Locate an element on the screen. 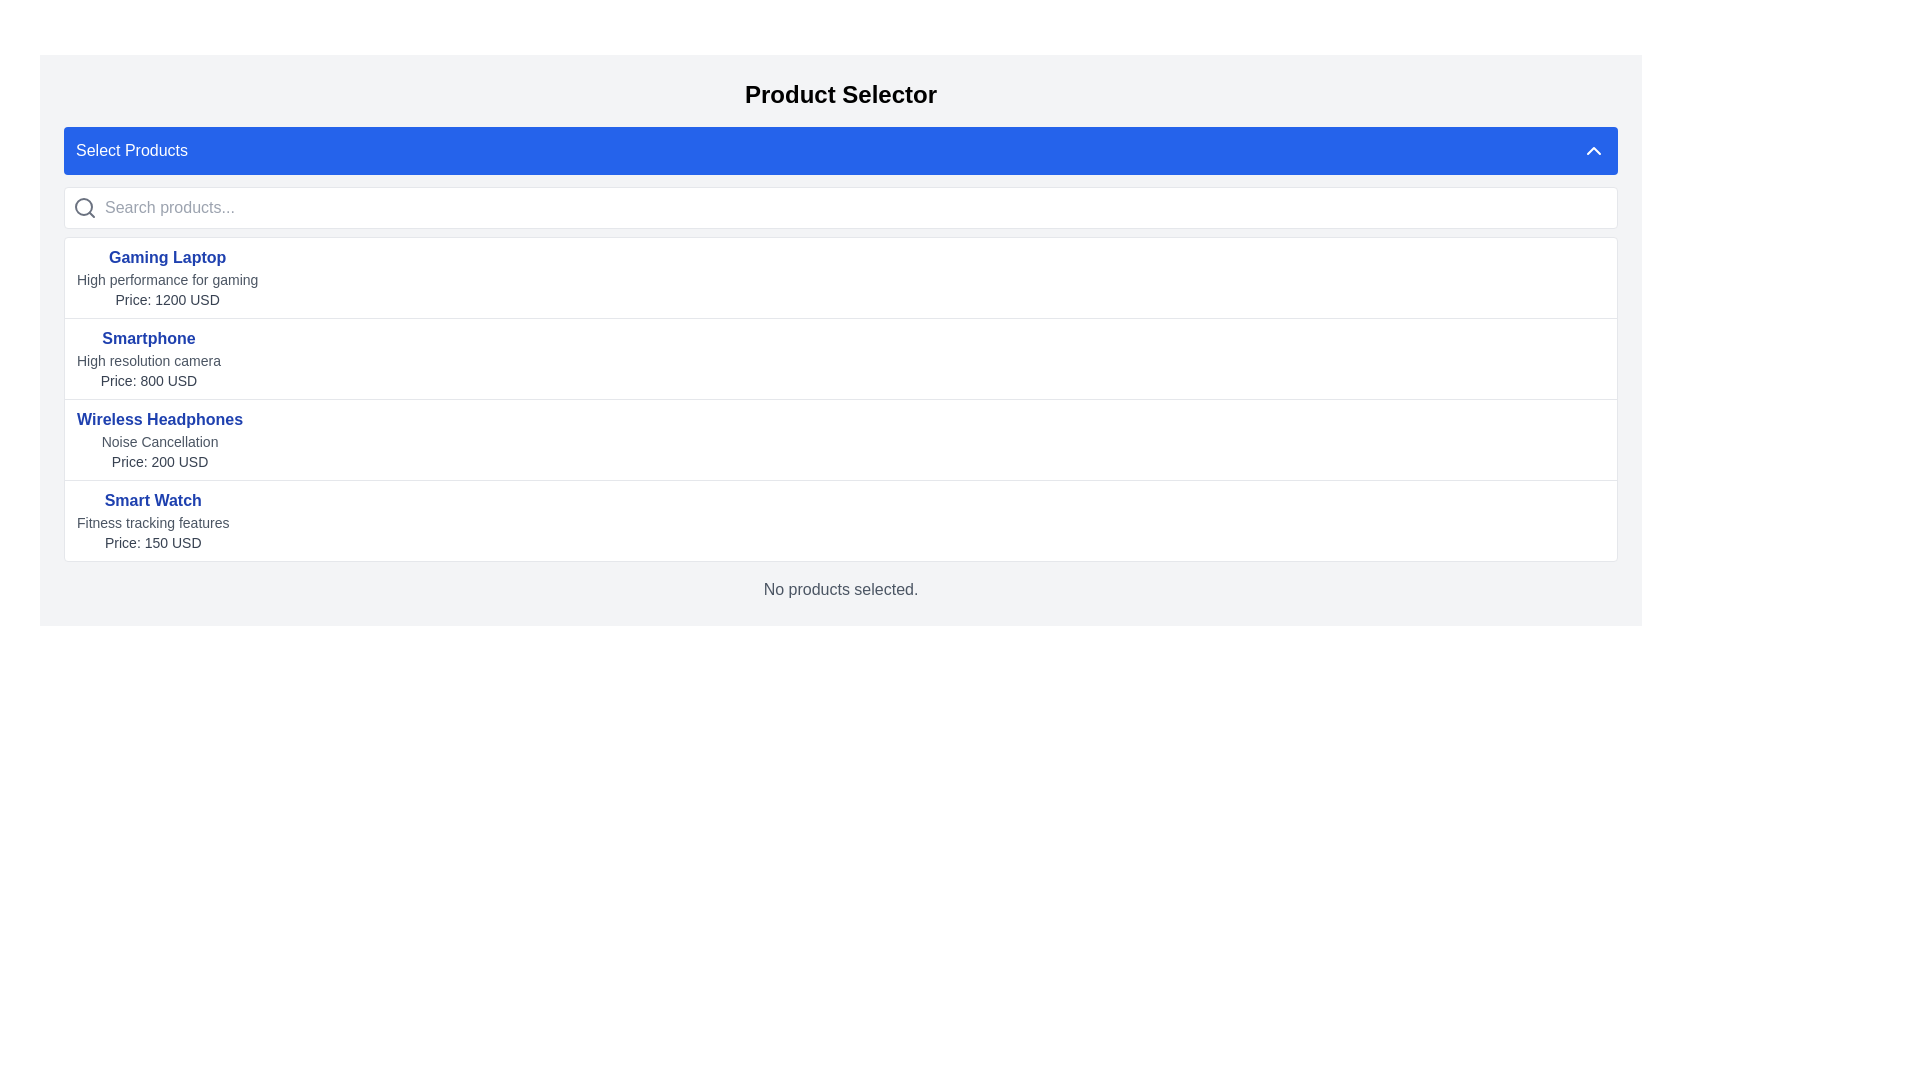  the text 'Wireless Headphones' in bold blue font is located at coordinates (160, 419).